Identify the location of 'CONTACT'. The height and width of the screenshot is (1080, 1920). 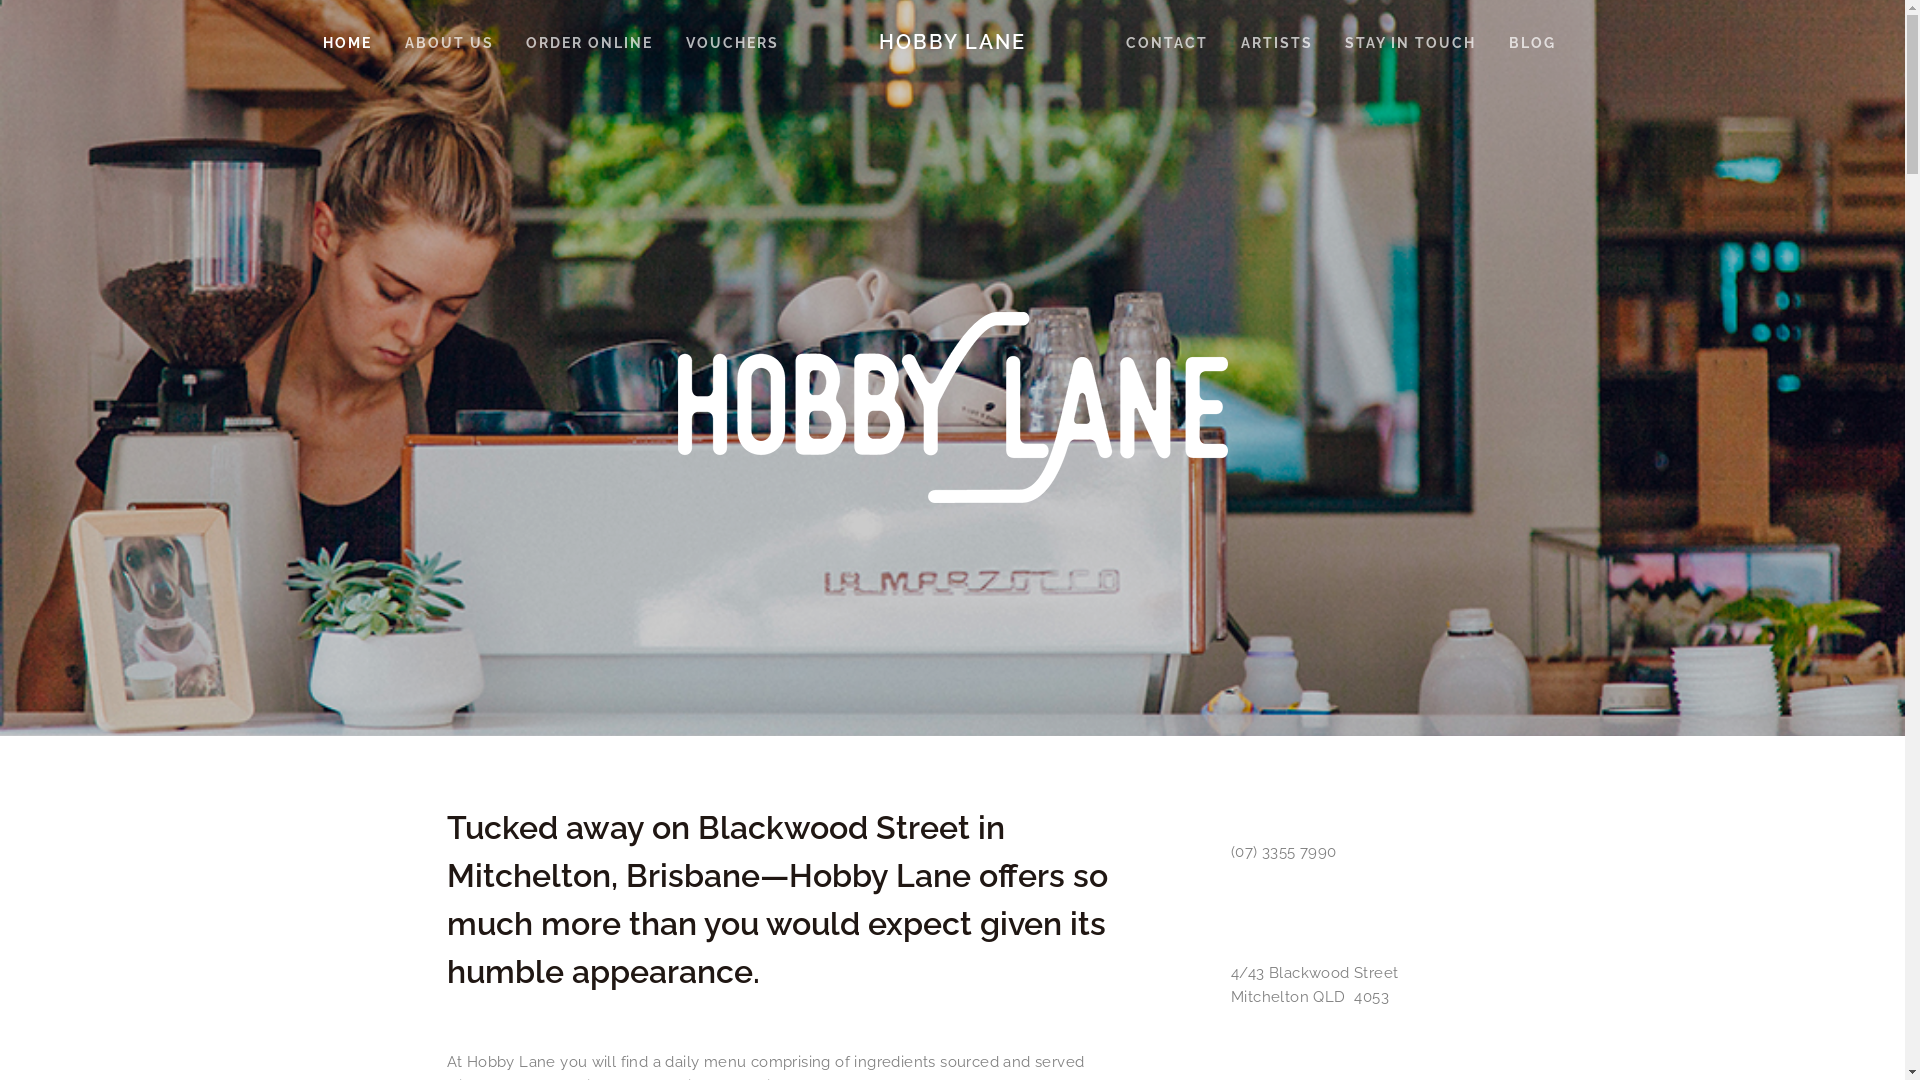
(1166, 42).